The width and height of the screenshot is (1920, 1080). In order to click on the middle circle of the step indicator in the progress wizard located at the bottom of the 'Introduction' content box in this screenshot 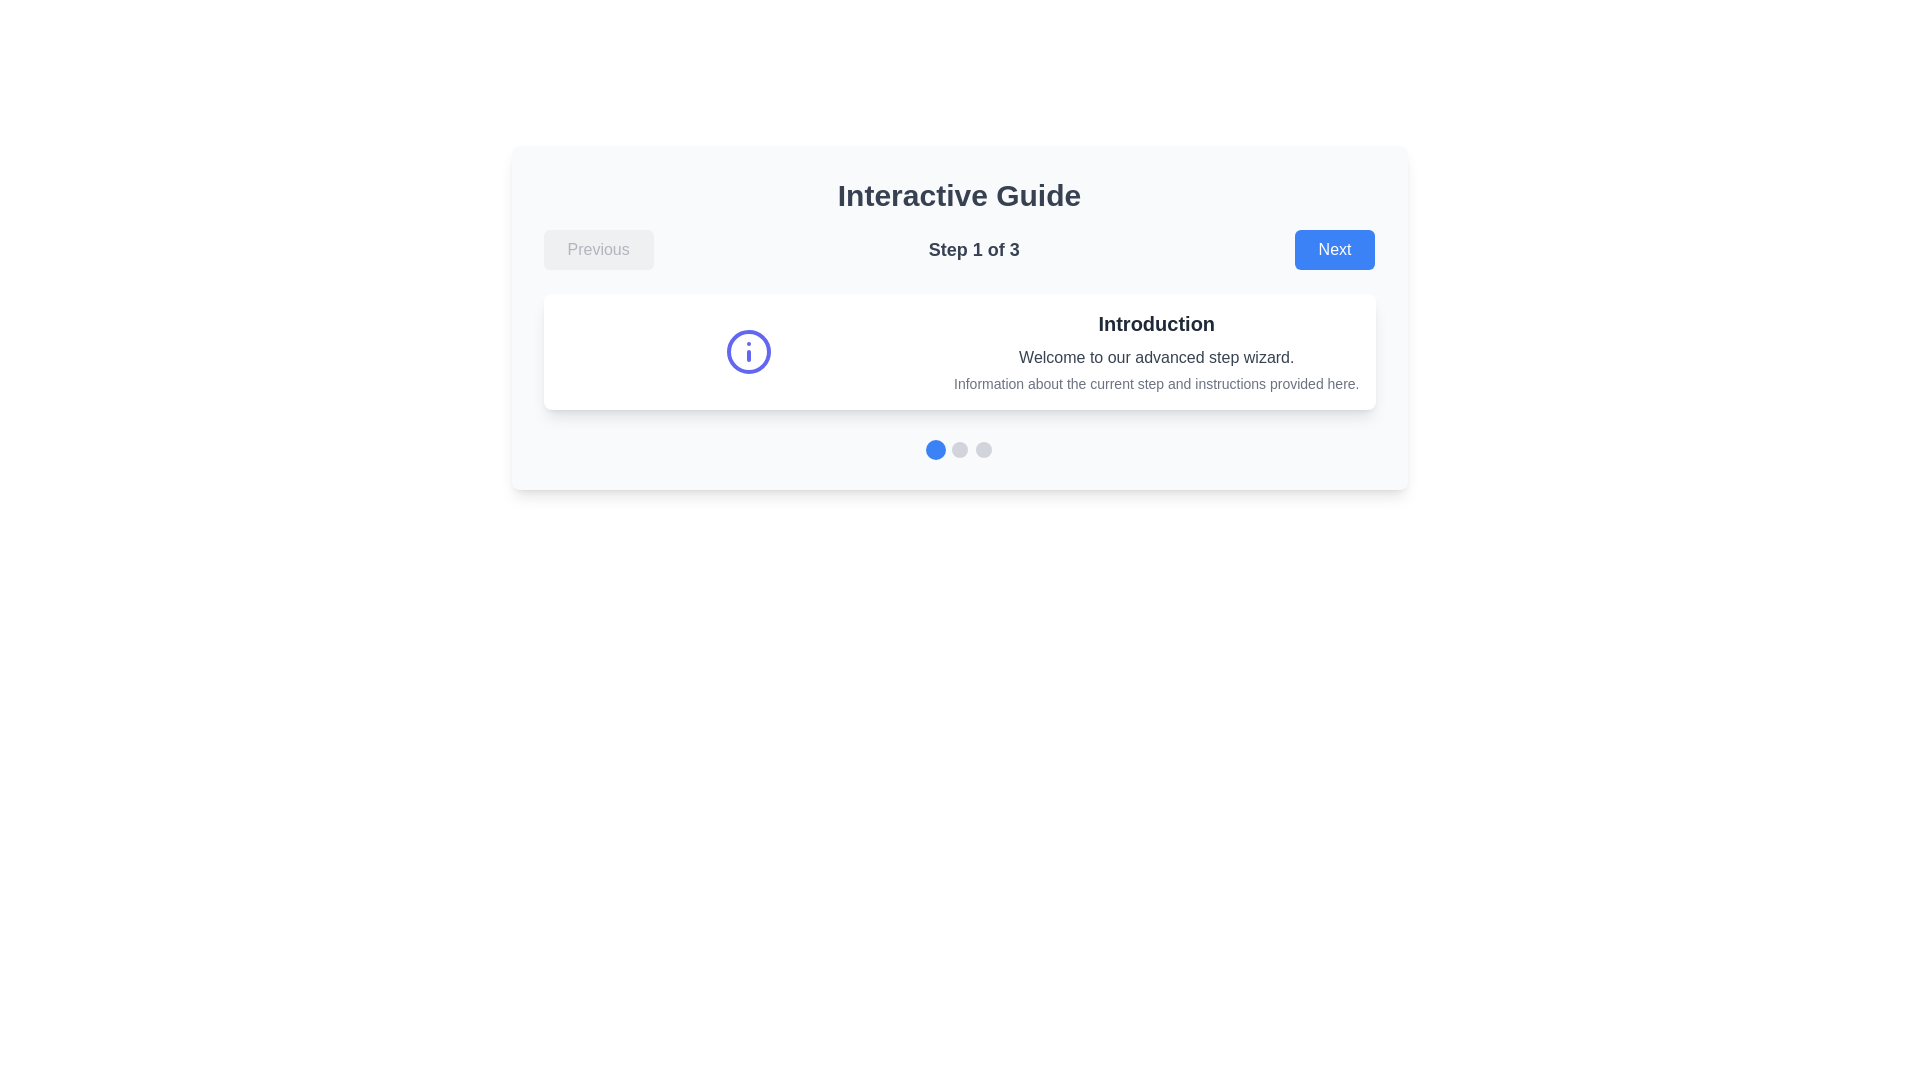, I will do `click(958, 450)`.